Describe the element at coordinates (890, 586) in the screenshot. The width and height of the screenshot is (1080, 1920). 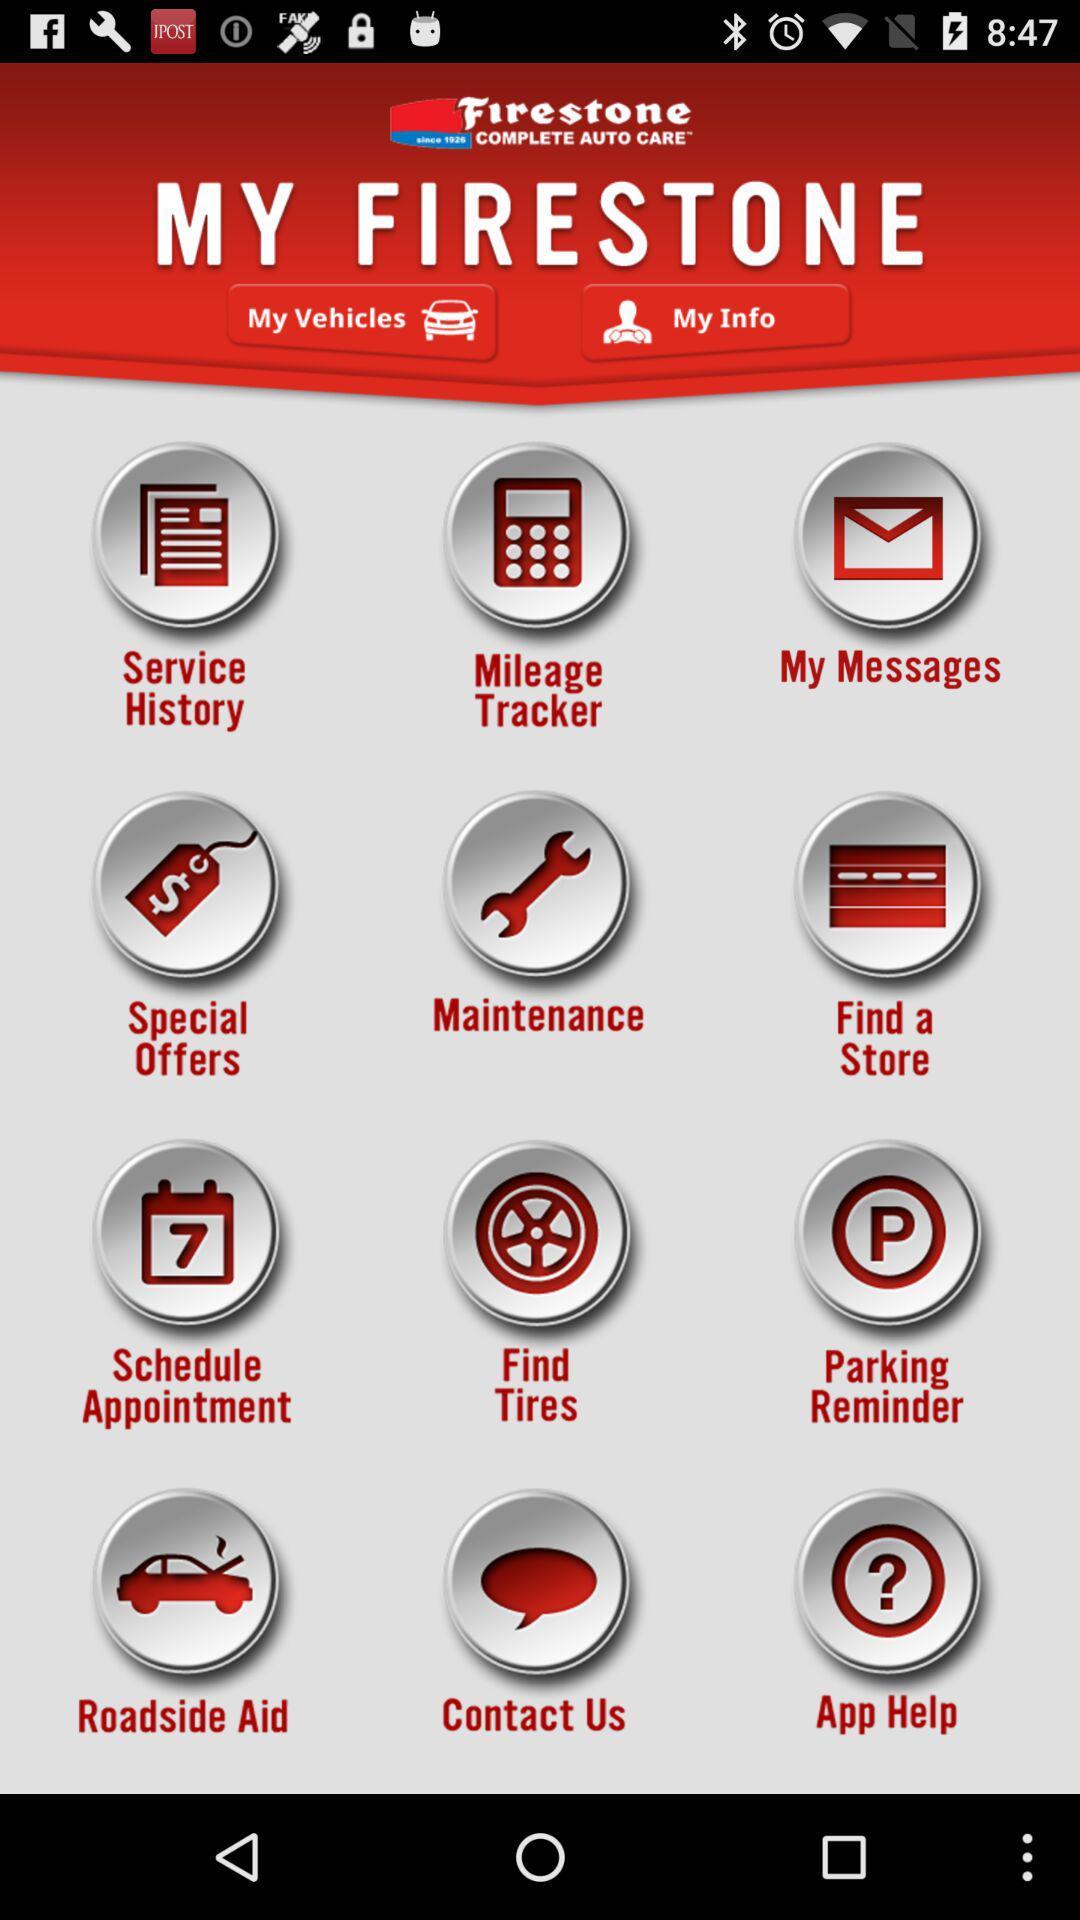
I see `item at the top right corner` at that location.